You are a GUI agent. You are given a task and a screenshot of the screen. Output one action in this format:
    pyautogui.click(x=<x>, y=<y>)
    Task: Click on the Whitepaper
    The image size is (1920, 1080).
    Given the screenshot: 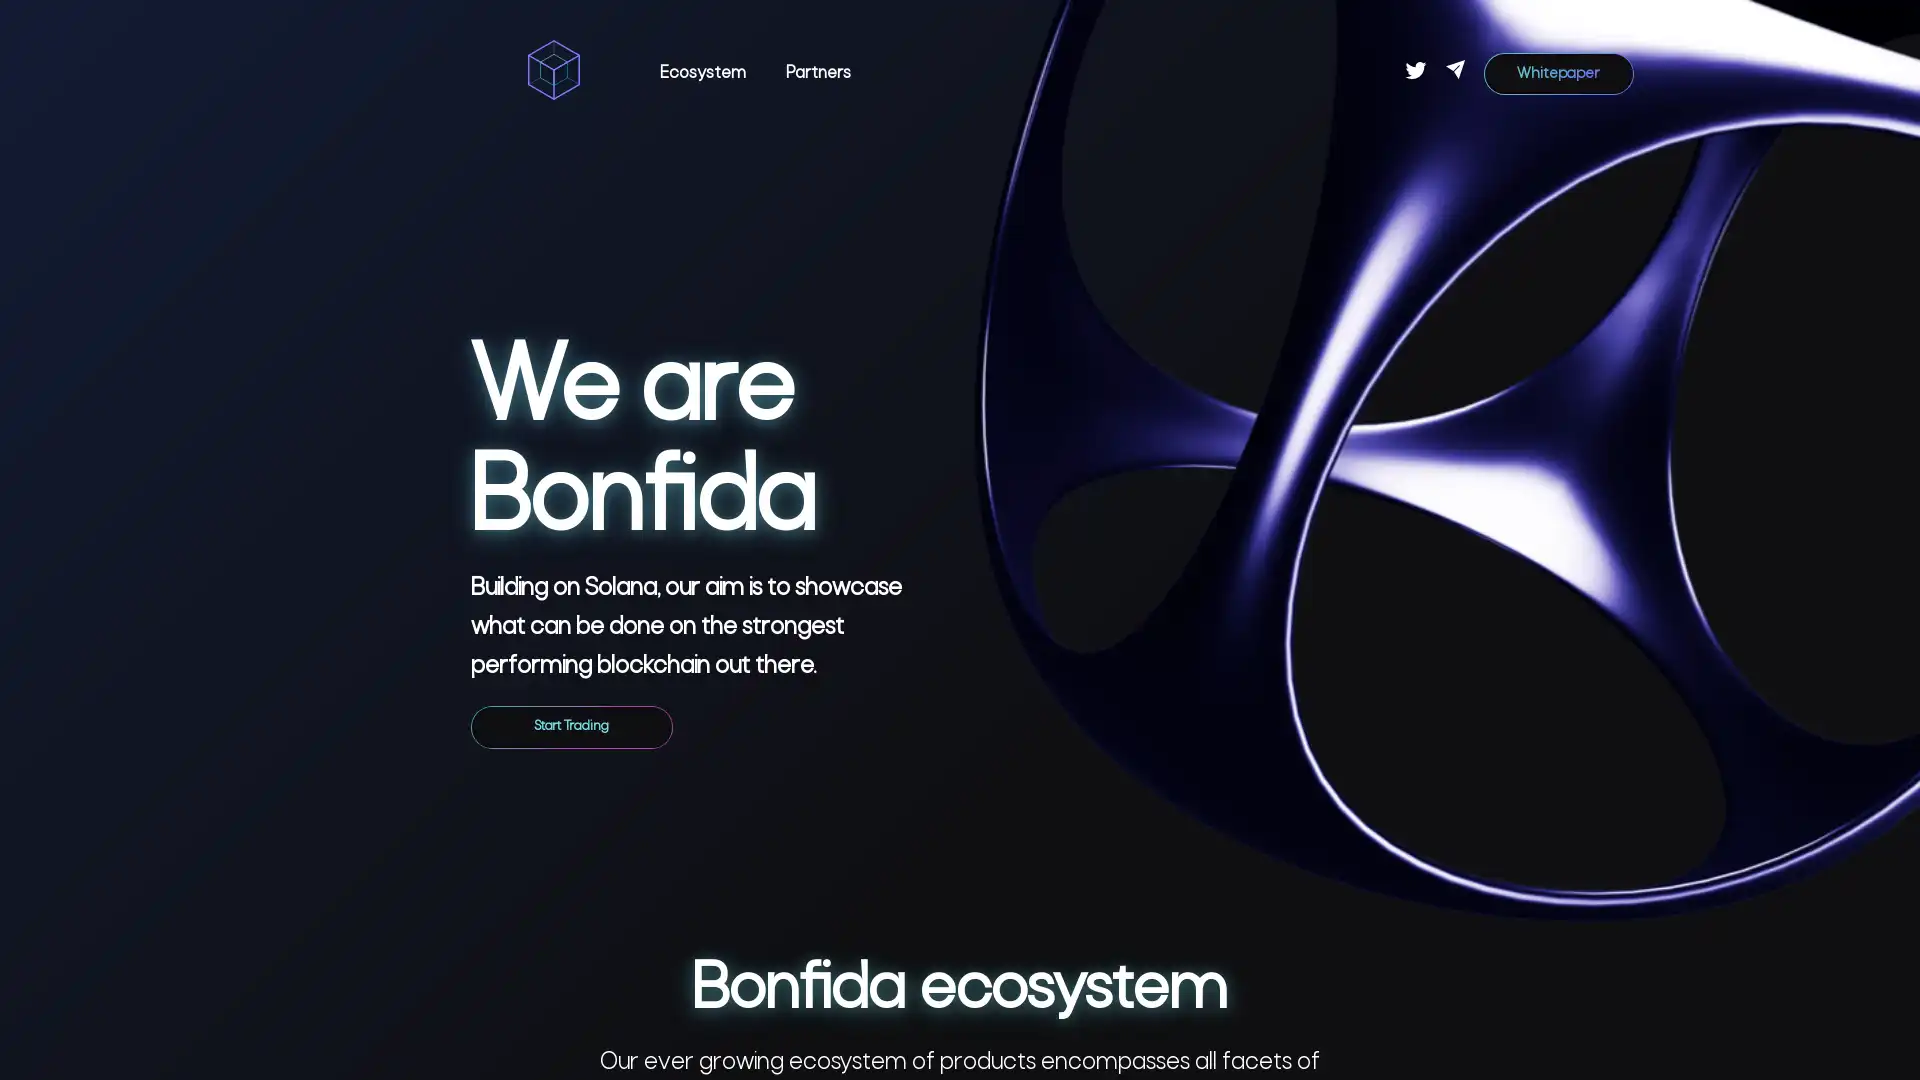 What is the action you would take?
    pyautogui.click(x=1557, y=72)
    